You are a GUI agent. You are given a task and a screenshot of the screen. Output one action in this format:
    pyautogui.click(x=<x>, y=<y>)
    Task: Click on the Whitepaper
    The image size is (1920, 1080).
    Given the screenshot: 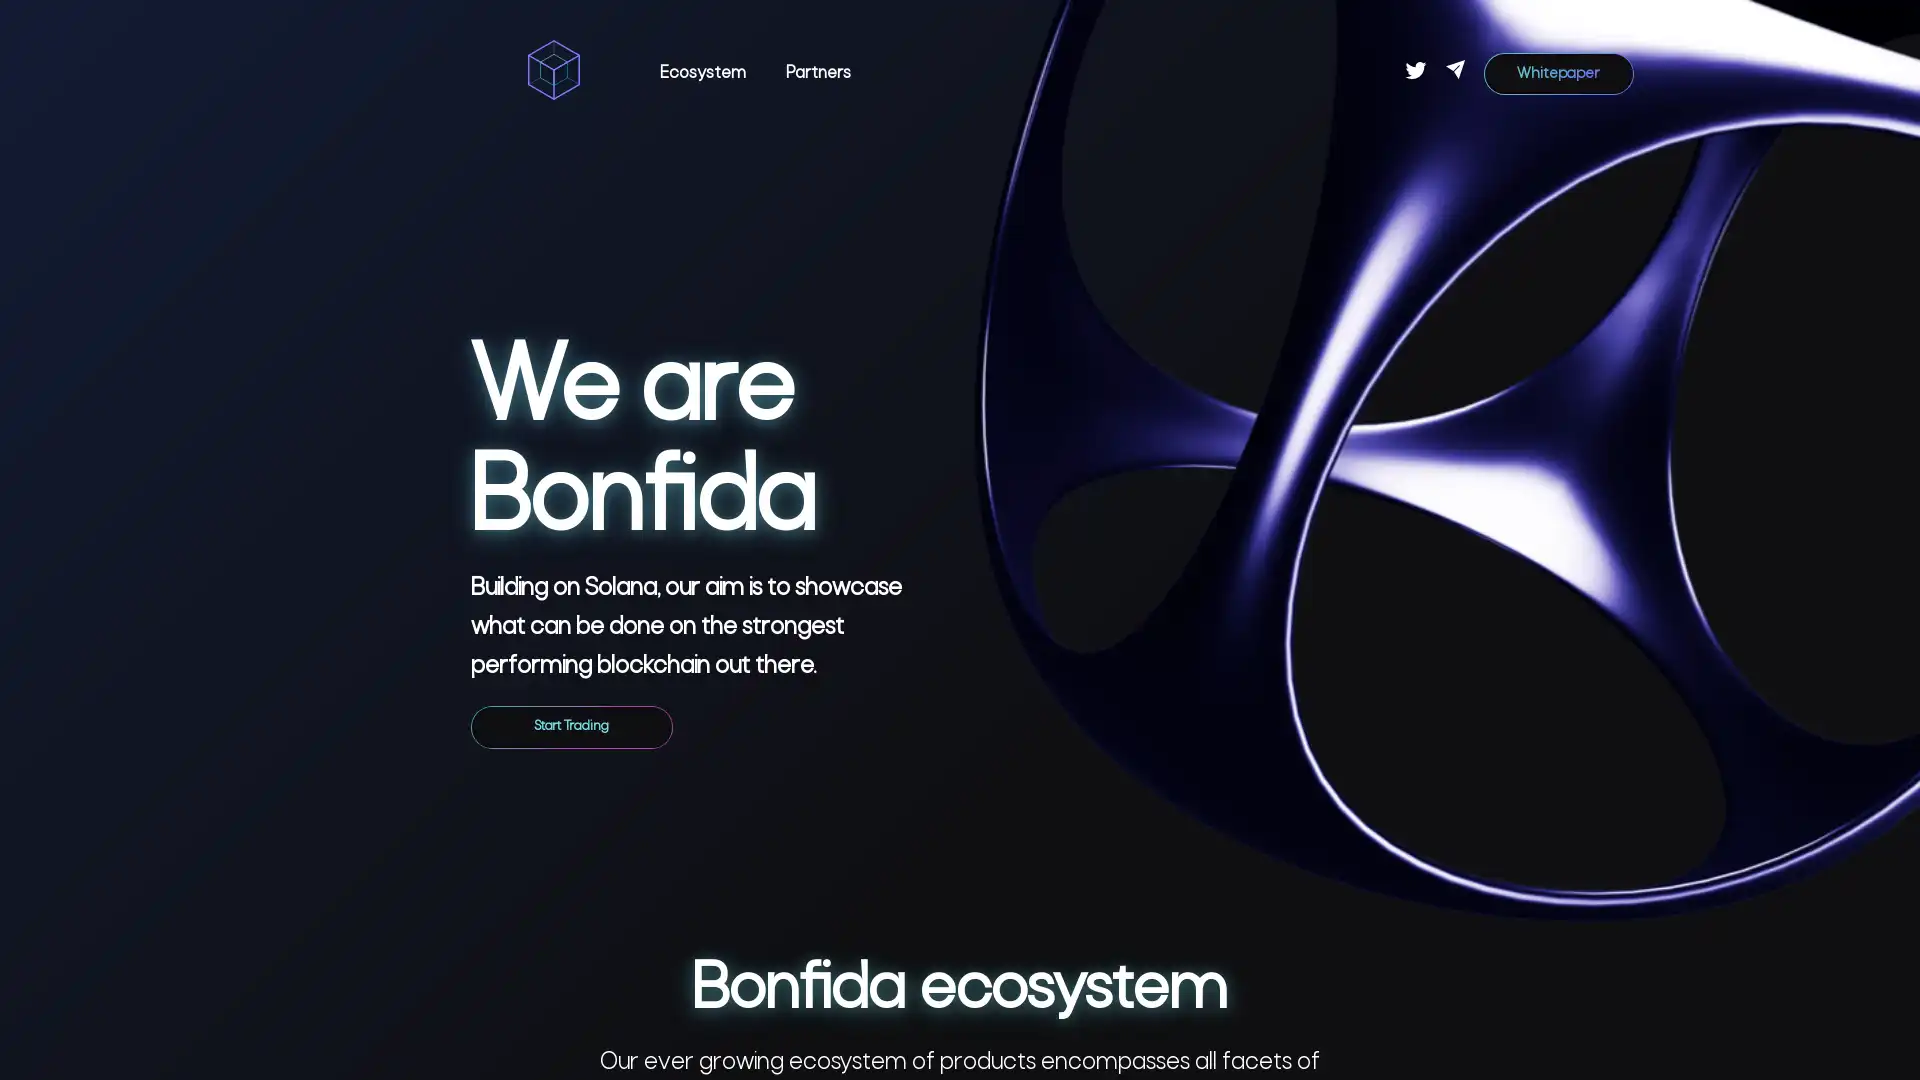 What is the action you would take?
    pyautogui.click(x=1557, y=72)
    